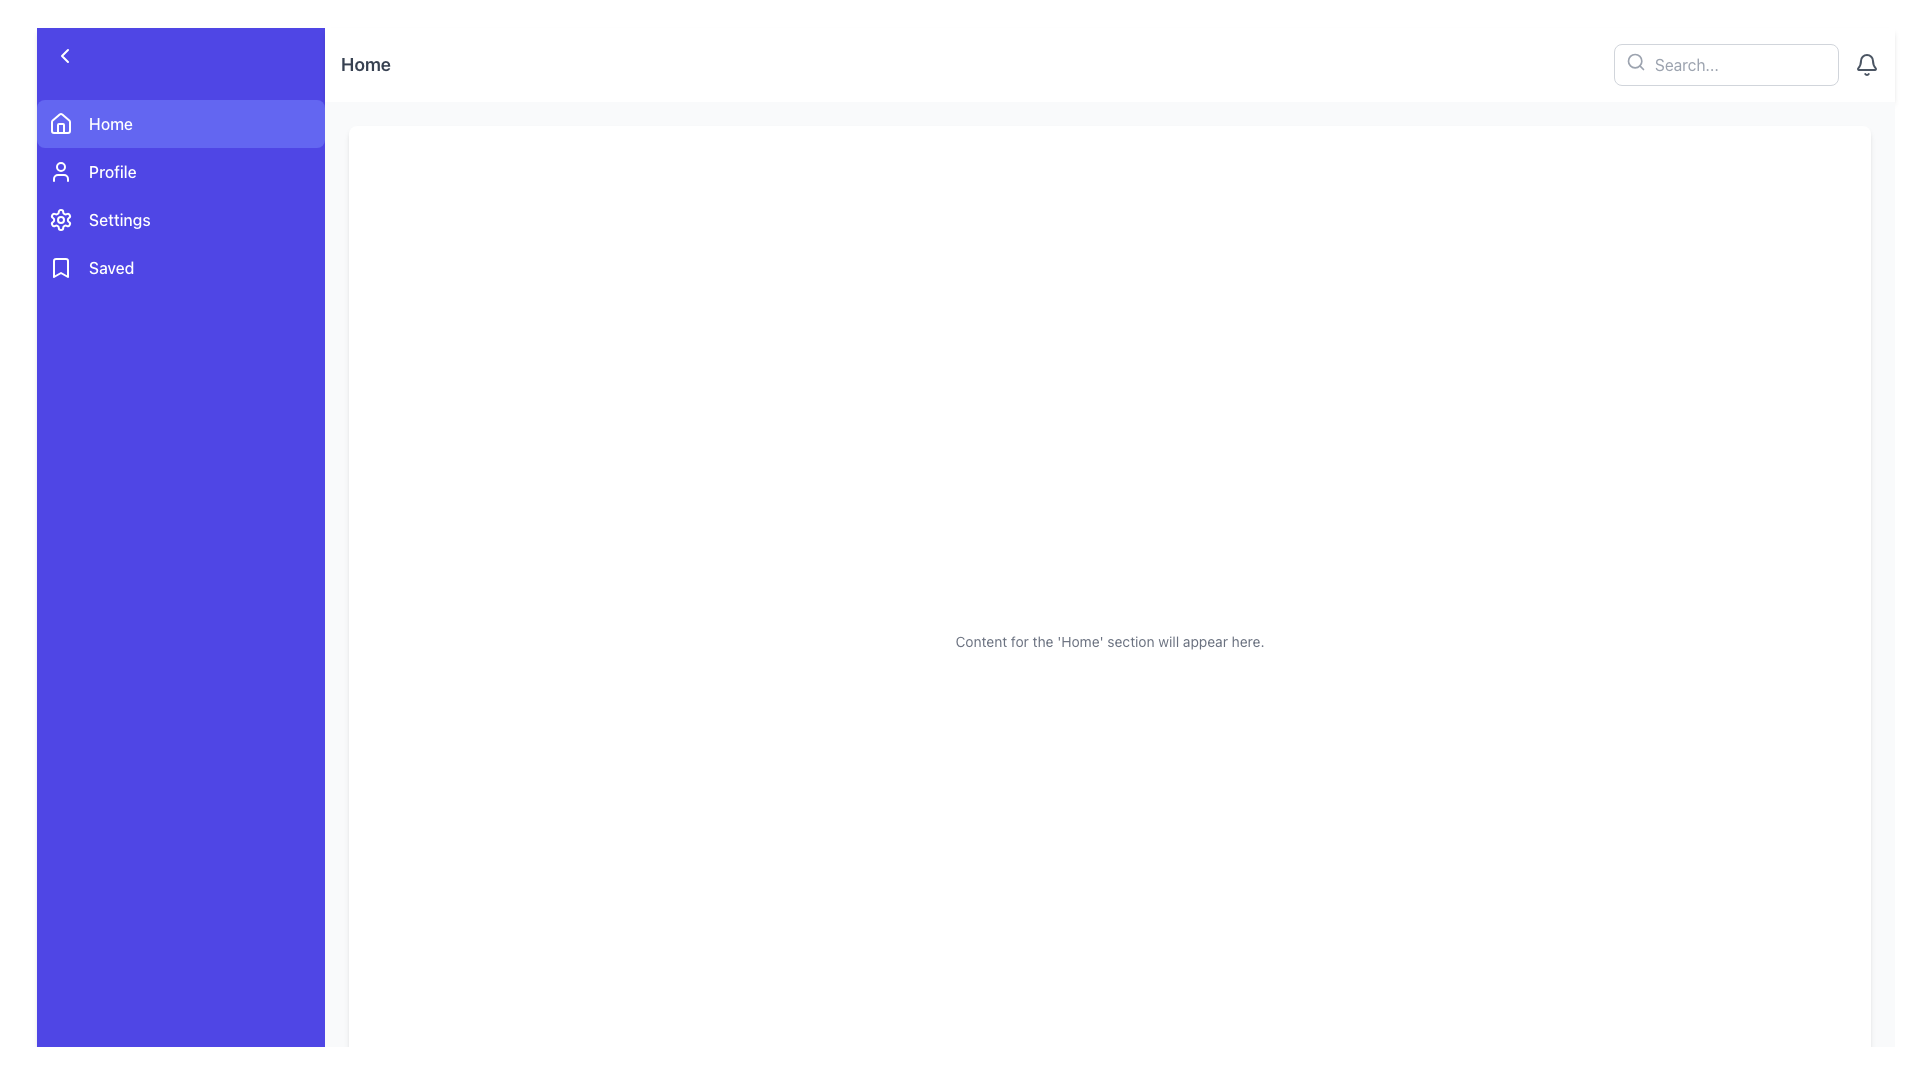  What do you see at coordinates (111, 171) in the screenshot?
I see `the 'Profile' text label in the navigation menu, styled in white against a blue background, located below the user profile icon` at bounding box center [111, 171].